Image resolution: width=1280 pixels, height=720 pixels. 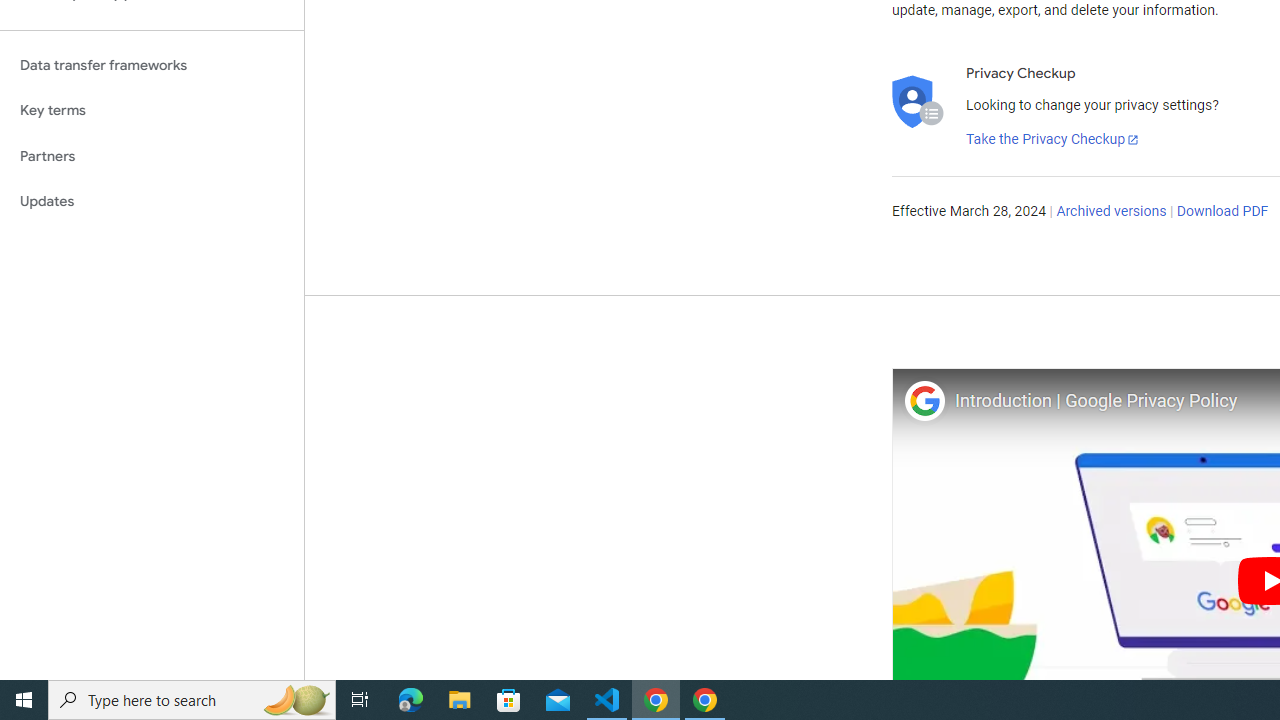 What do you see at coordinates (151, 110) in the screenshot?
I see `'Key terms'` at bounding box center [151, 110].